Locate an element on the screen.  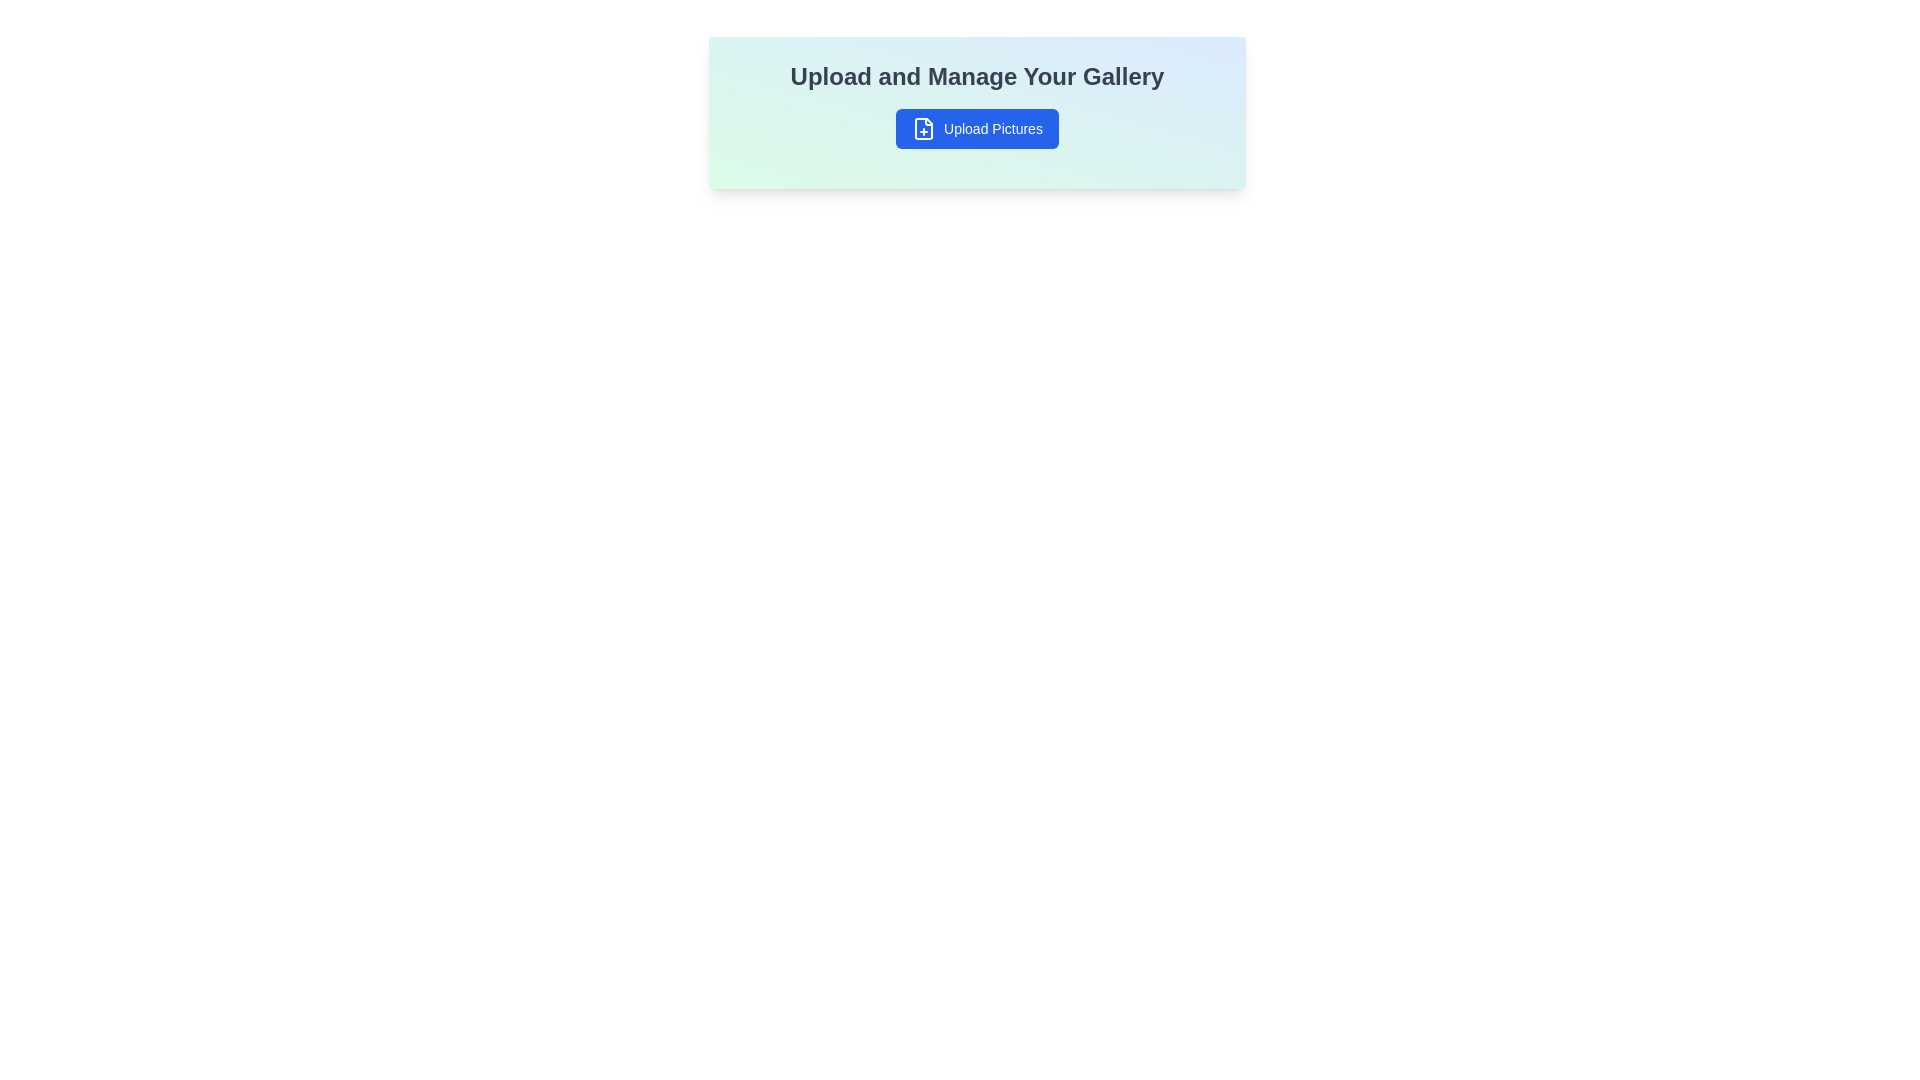
the 'Upload Pictures' button with a blue background and white text to trigger the background color change to a darker blue is located at coordinates (977, 128).